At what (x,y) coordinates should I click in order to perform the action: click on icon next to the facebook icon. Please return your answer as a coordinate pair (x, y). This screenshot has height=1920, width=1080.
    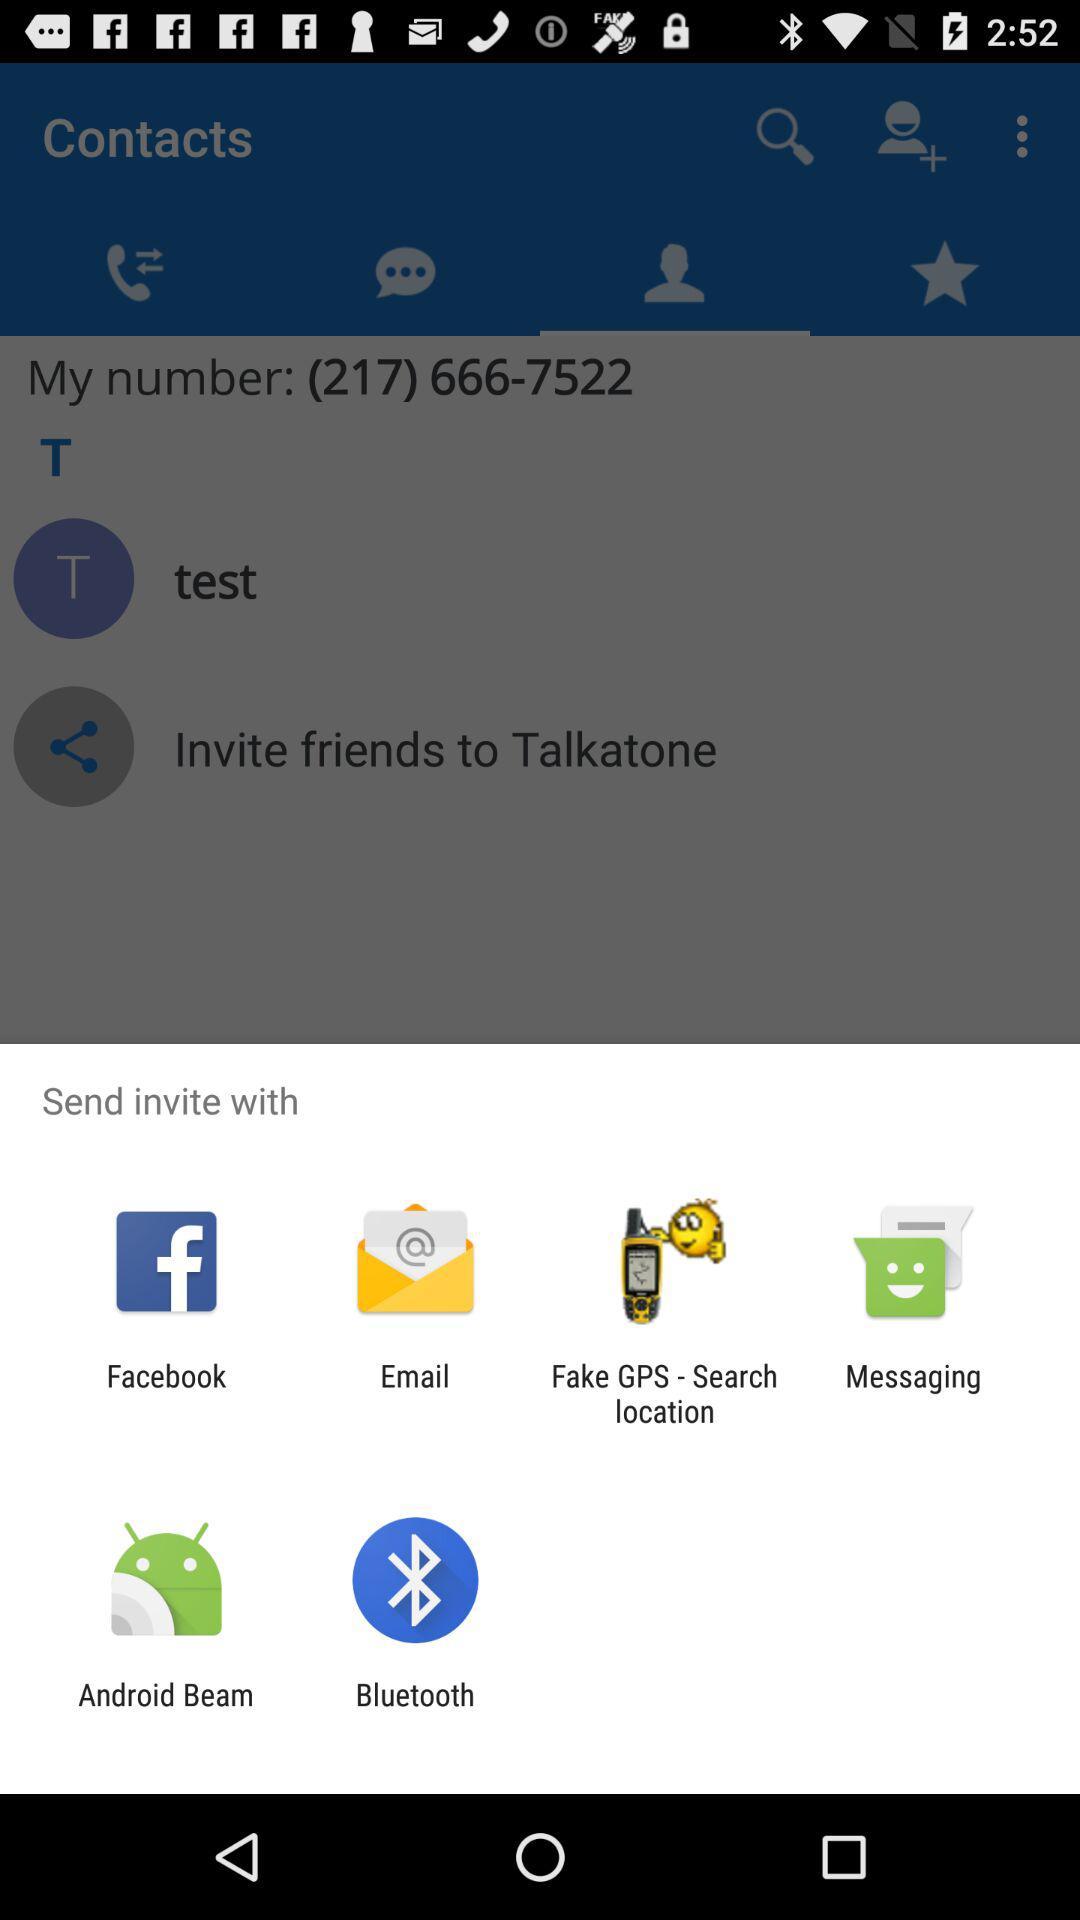
    Looking at the image, I should click on (414, 1392).